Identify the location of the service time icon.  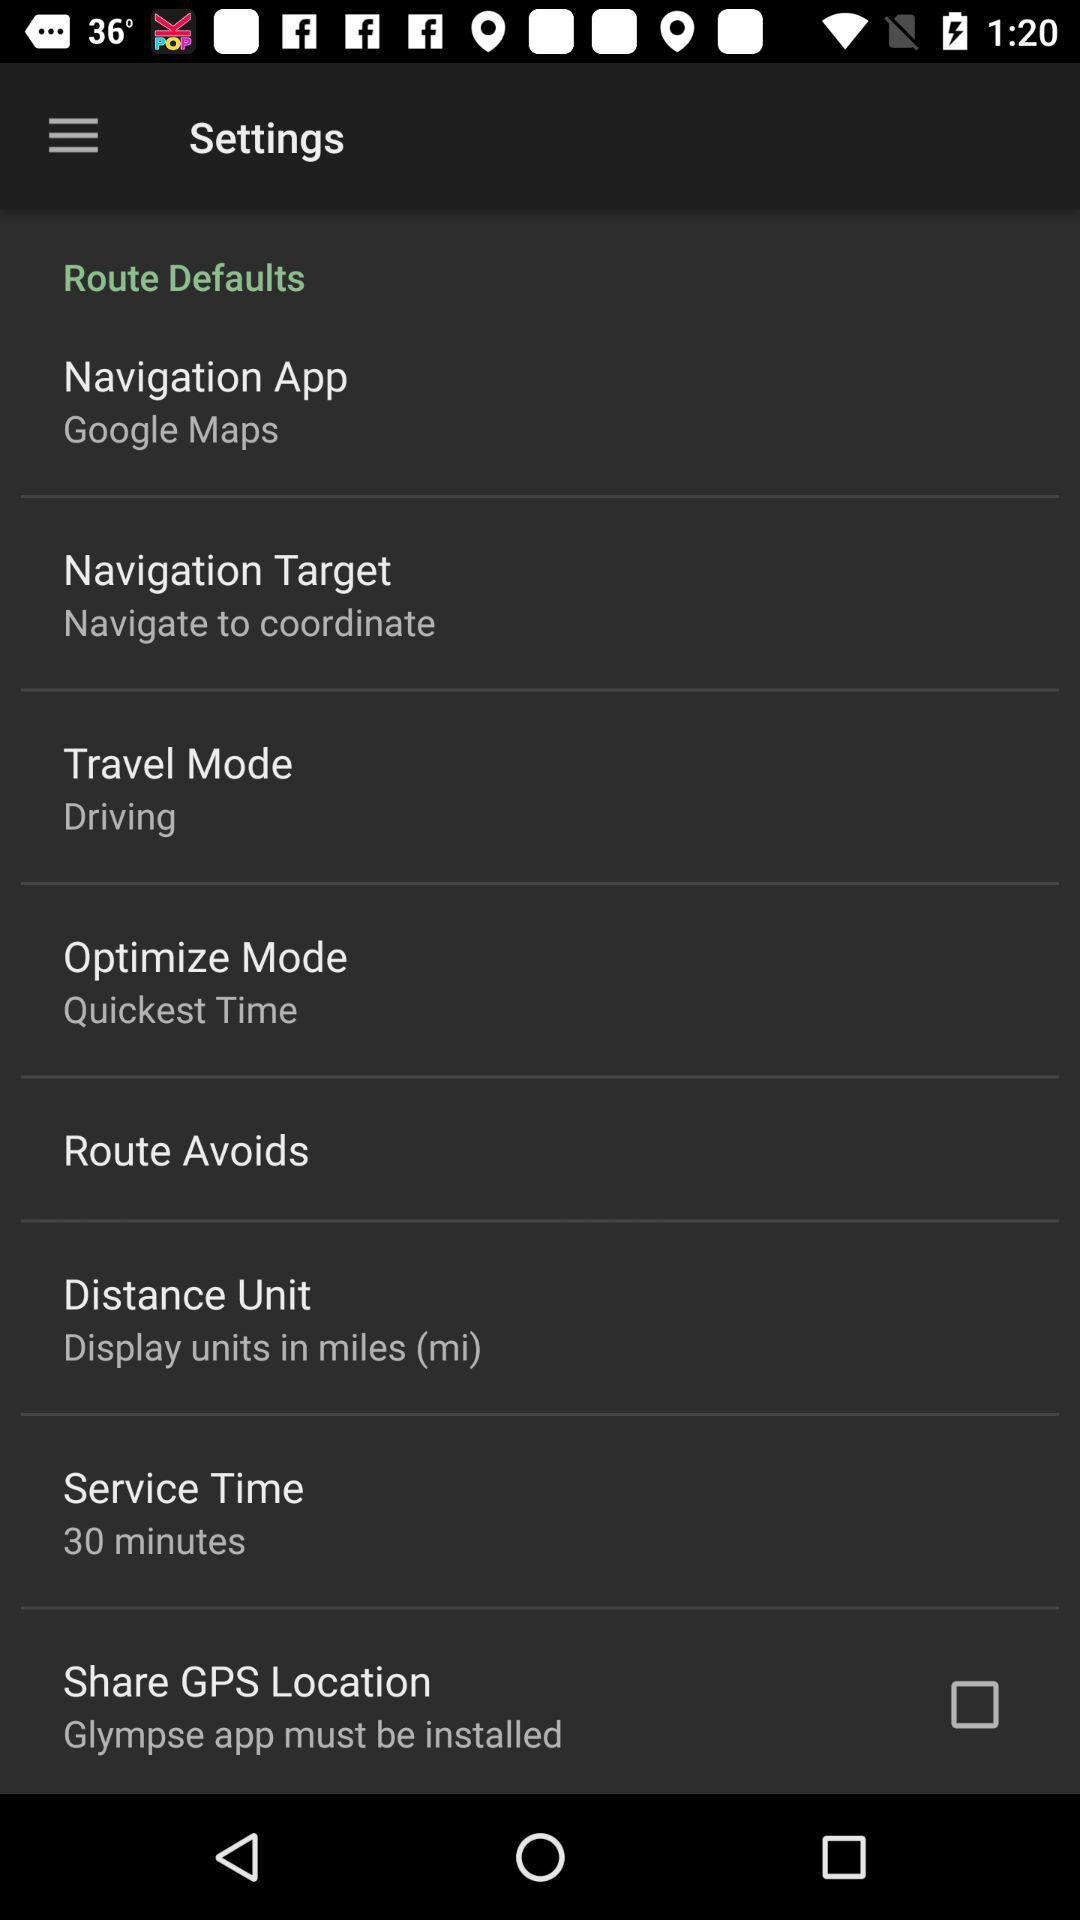
(183, 1486).